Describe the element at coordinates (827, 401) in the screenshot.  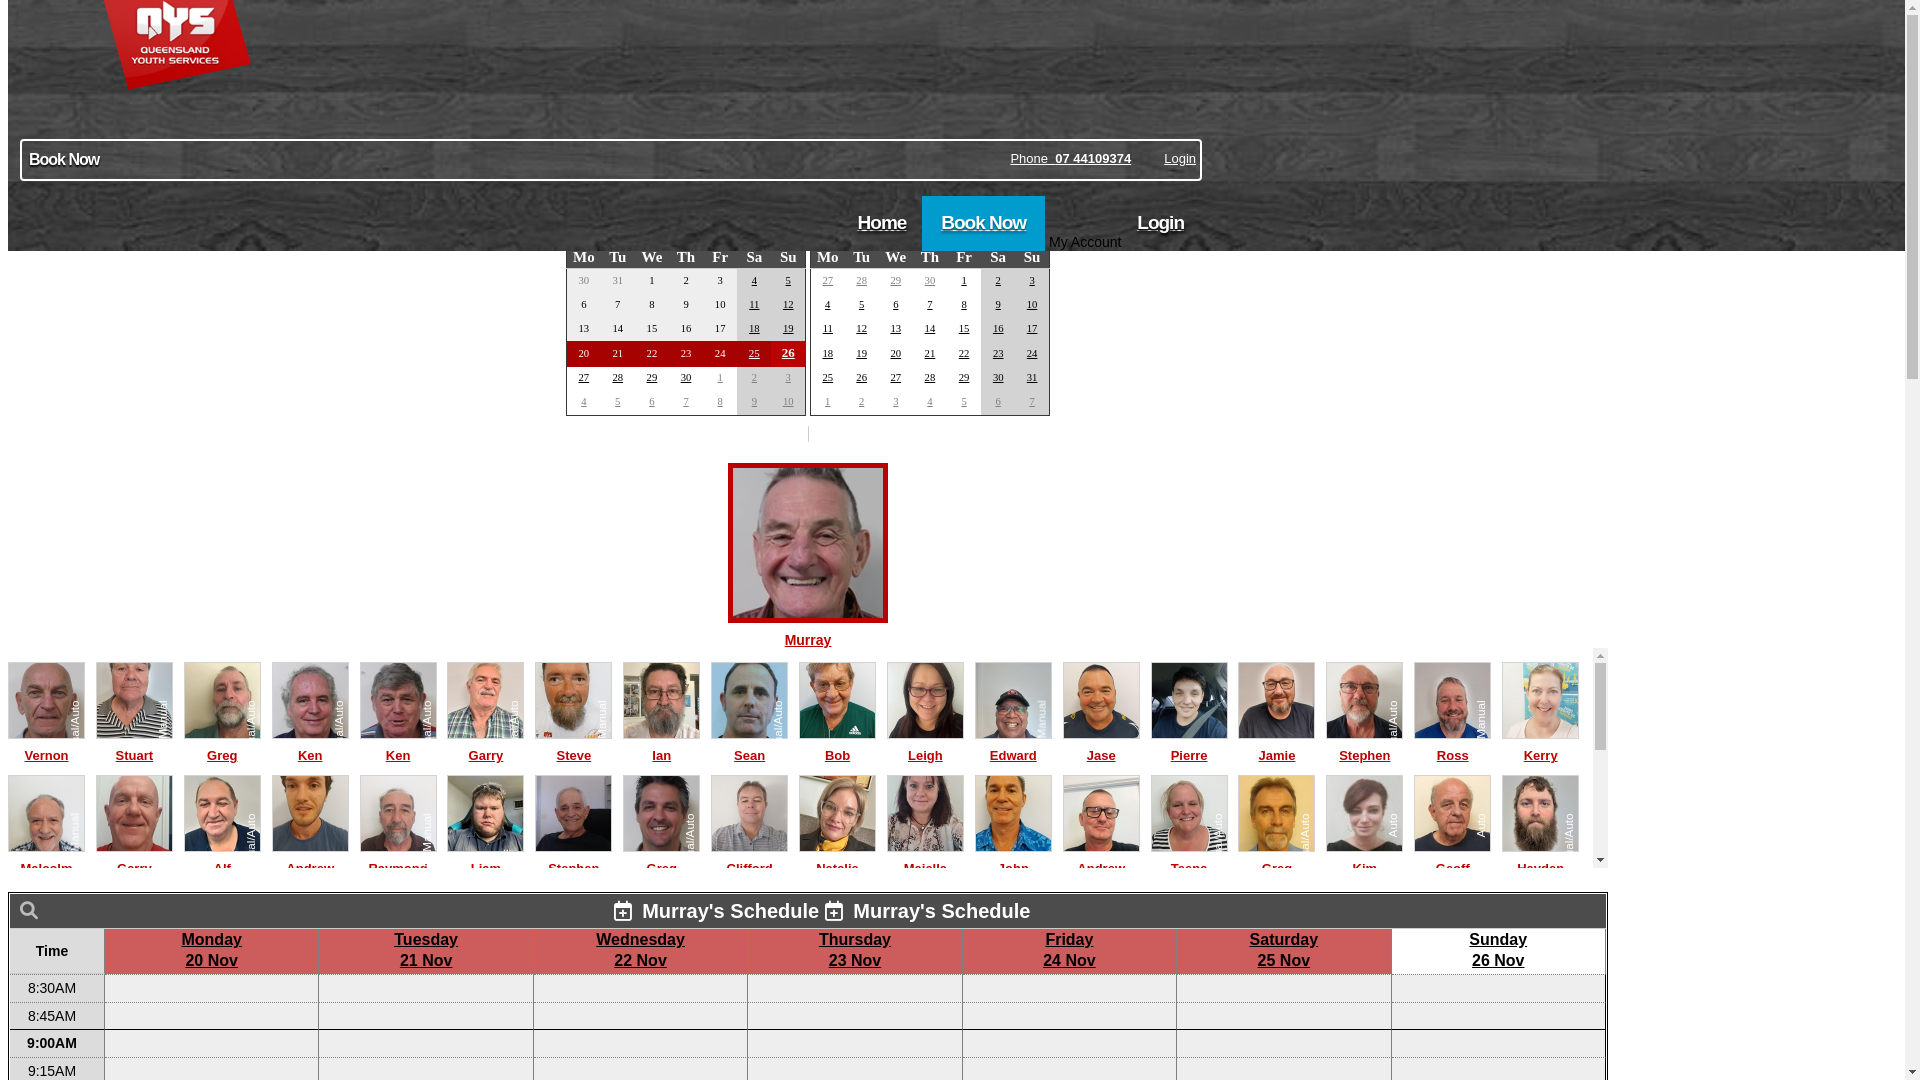
I see `'1'` at that location.